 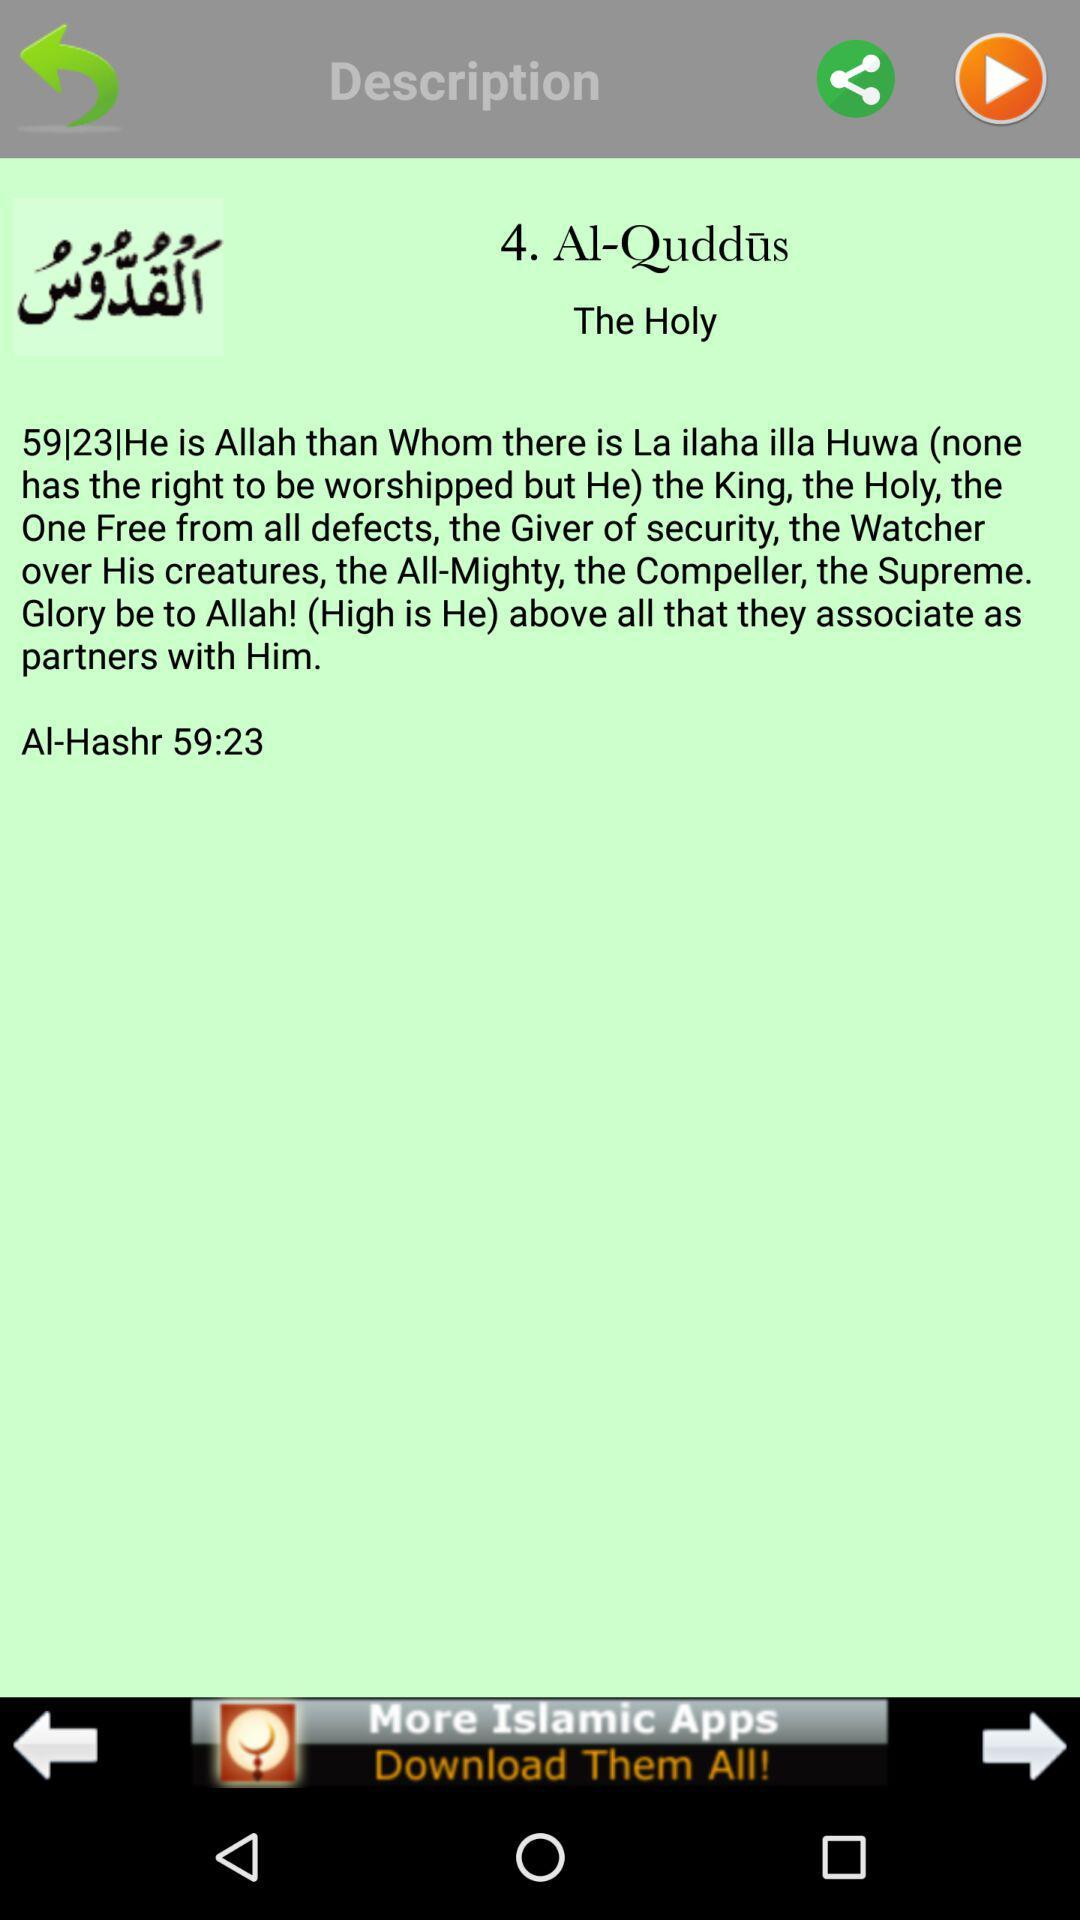 I want to click on the icon below the 59 23 he, so click(x=538, y=1741).